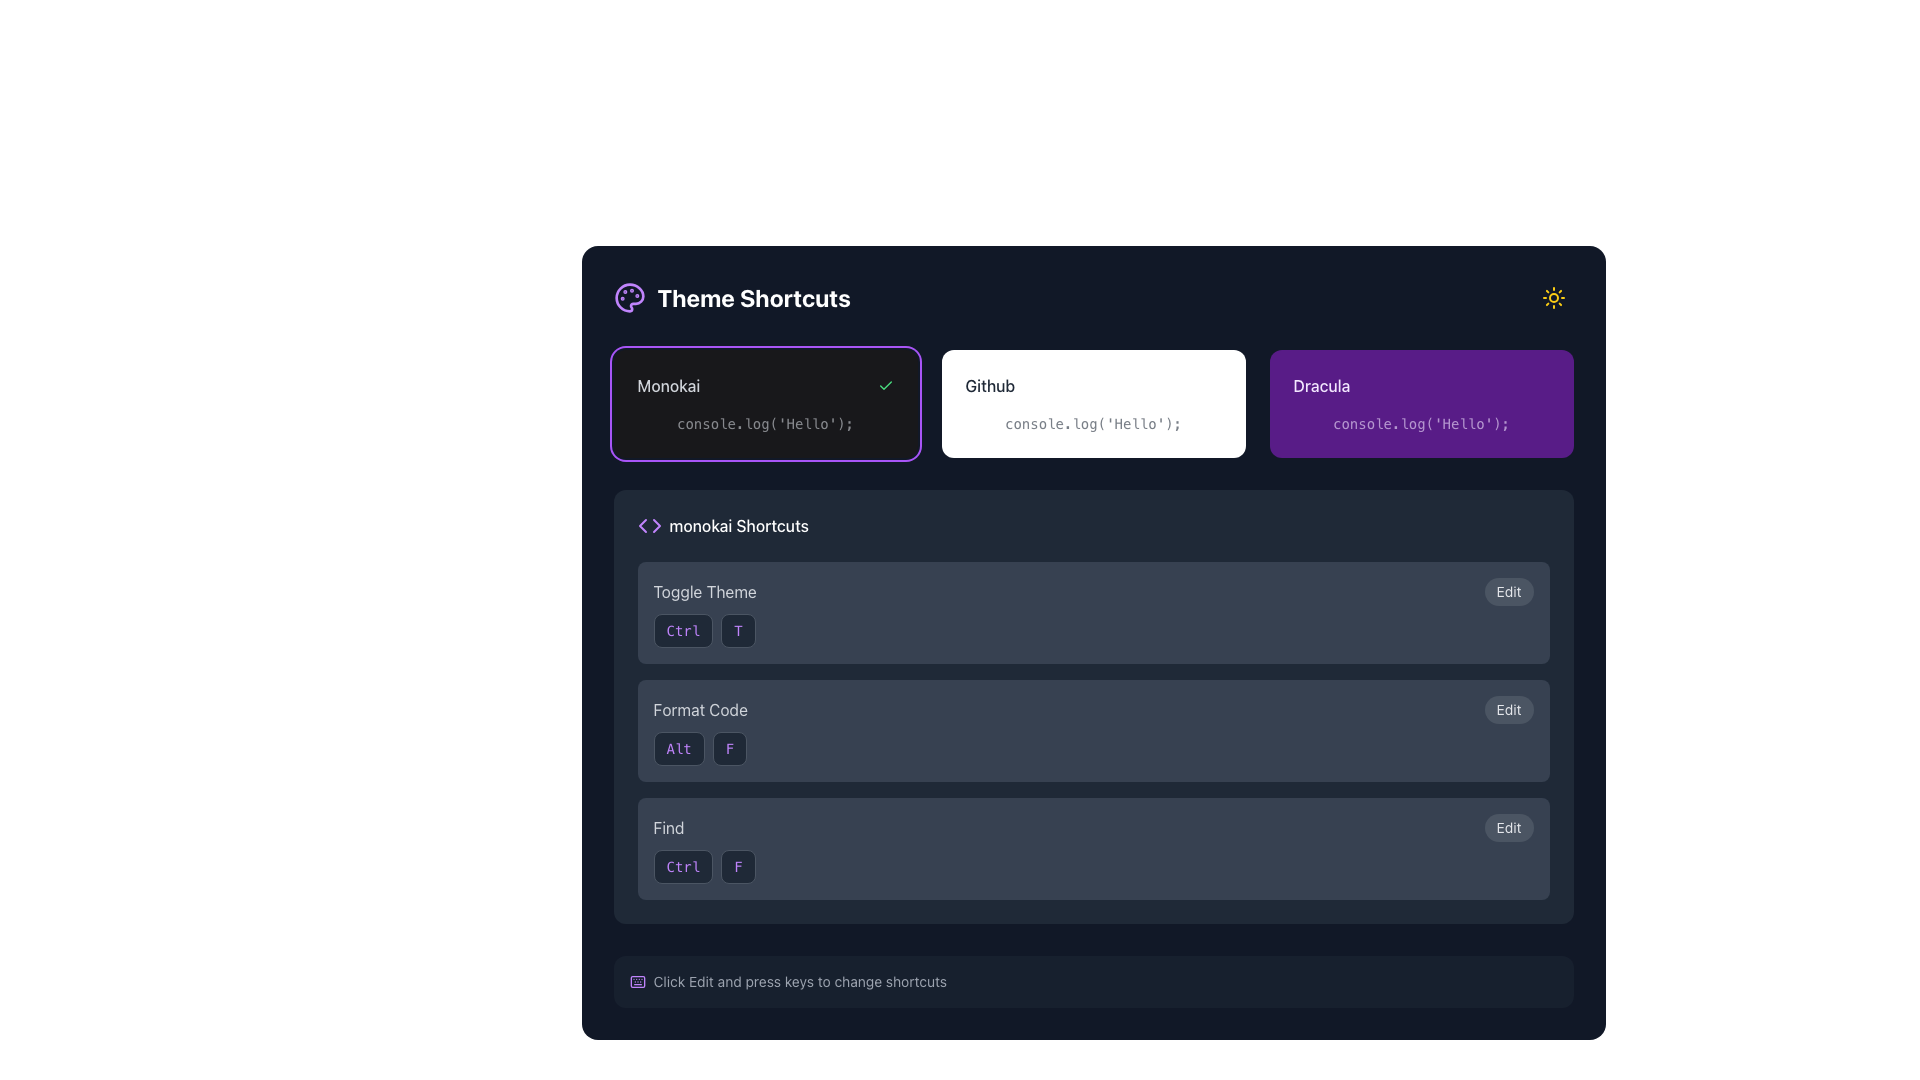  I want to click on the 'Format Code' shortcut configuration panel for keyboard navigation, so click(1092, 731).